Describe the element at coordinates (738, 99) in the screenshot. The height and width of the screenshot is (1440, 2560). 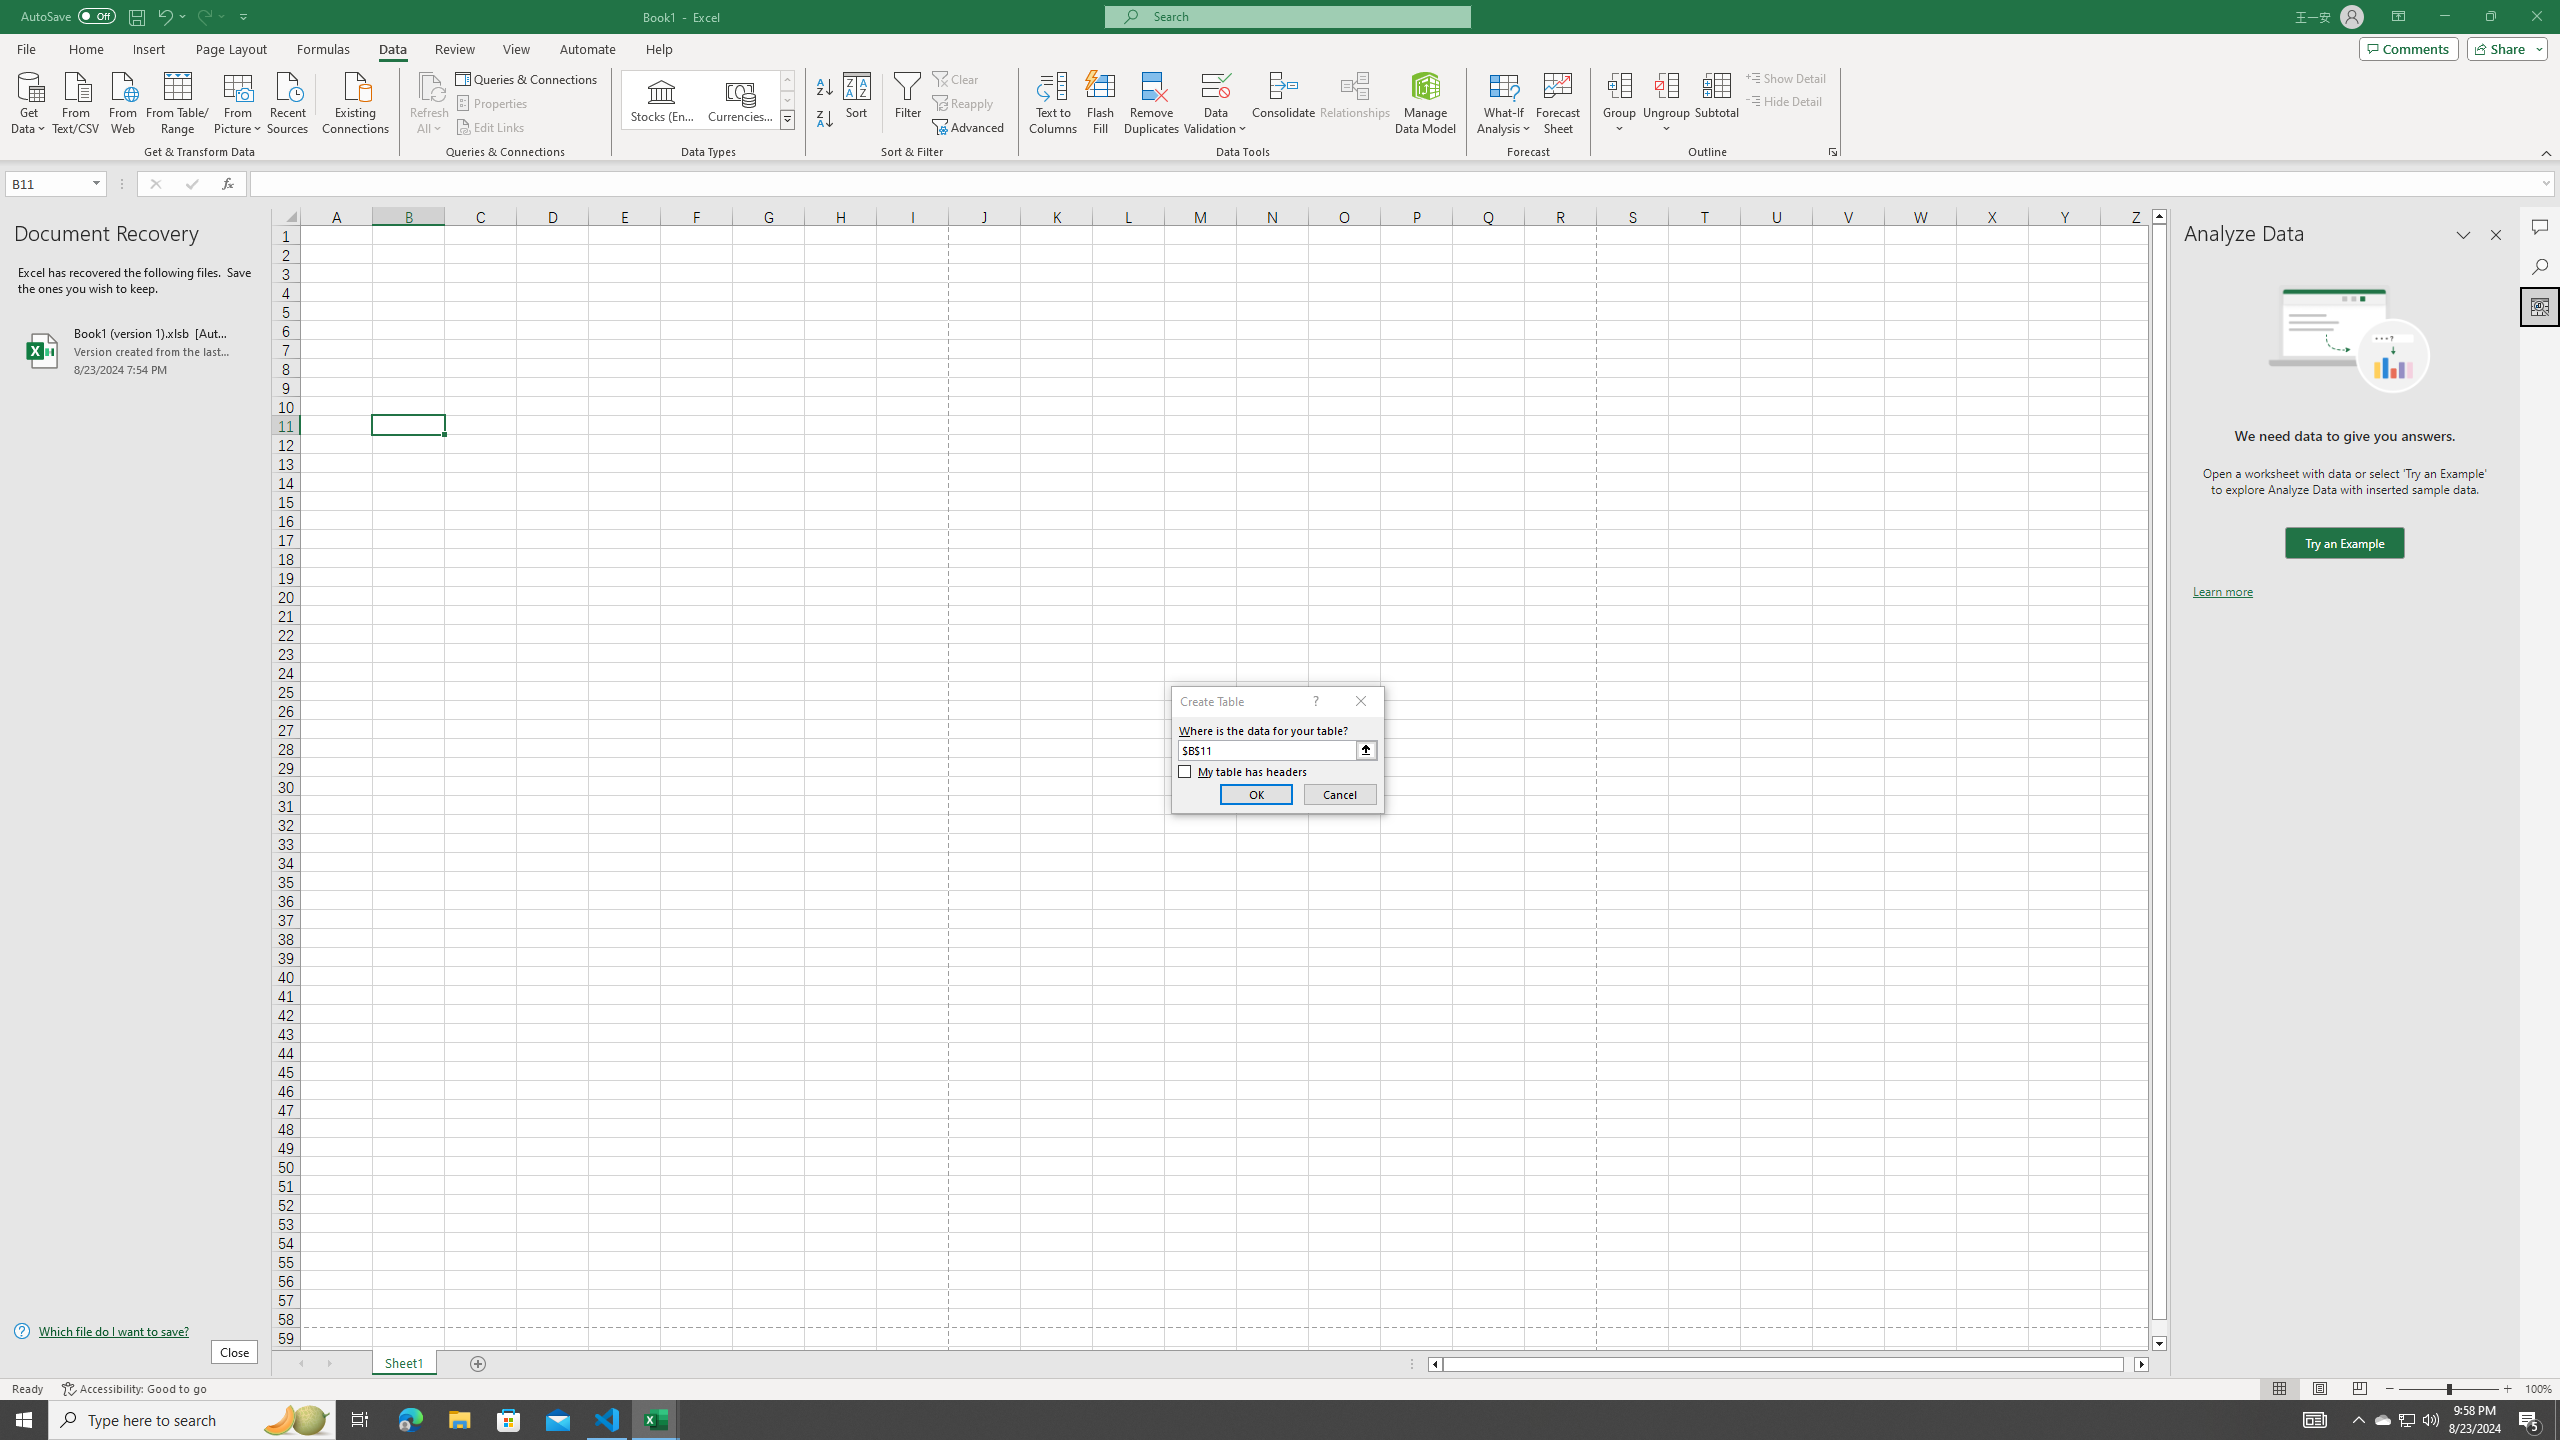
I see `'Currencies (English)'` at that location.